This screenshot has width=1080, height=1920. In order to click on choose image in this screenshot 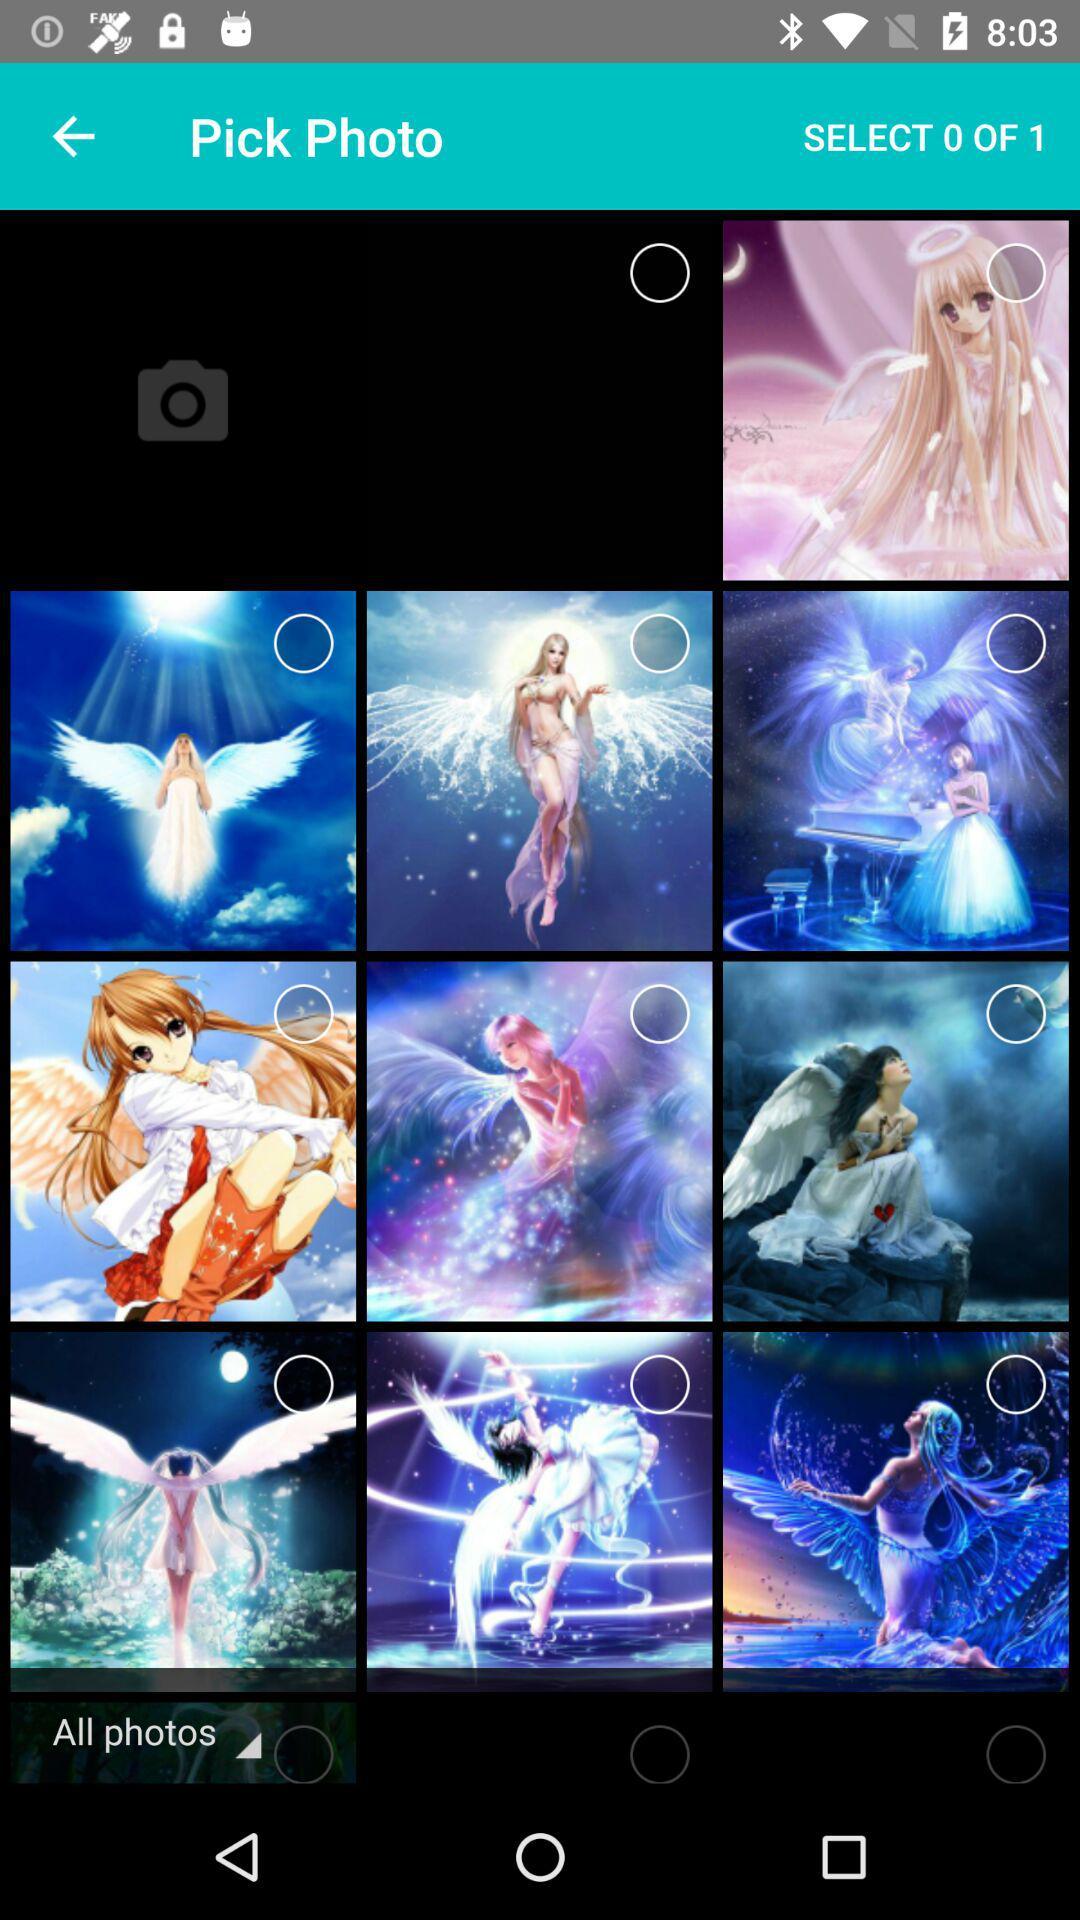, I will do `click(303, 1013)`.